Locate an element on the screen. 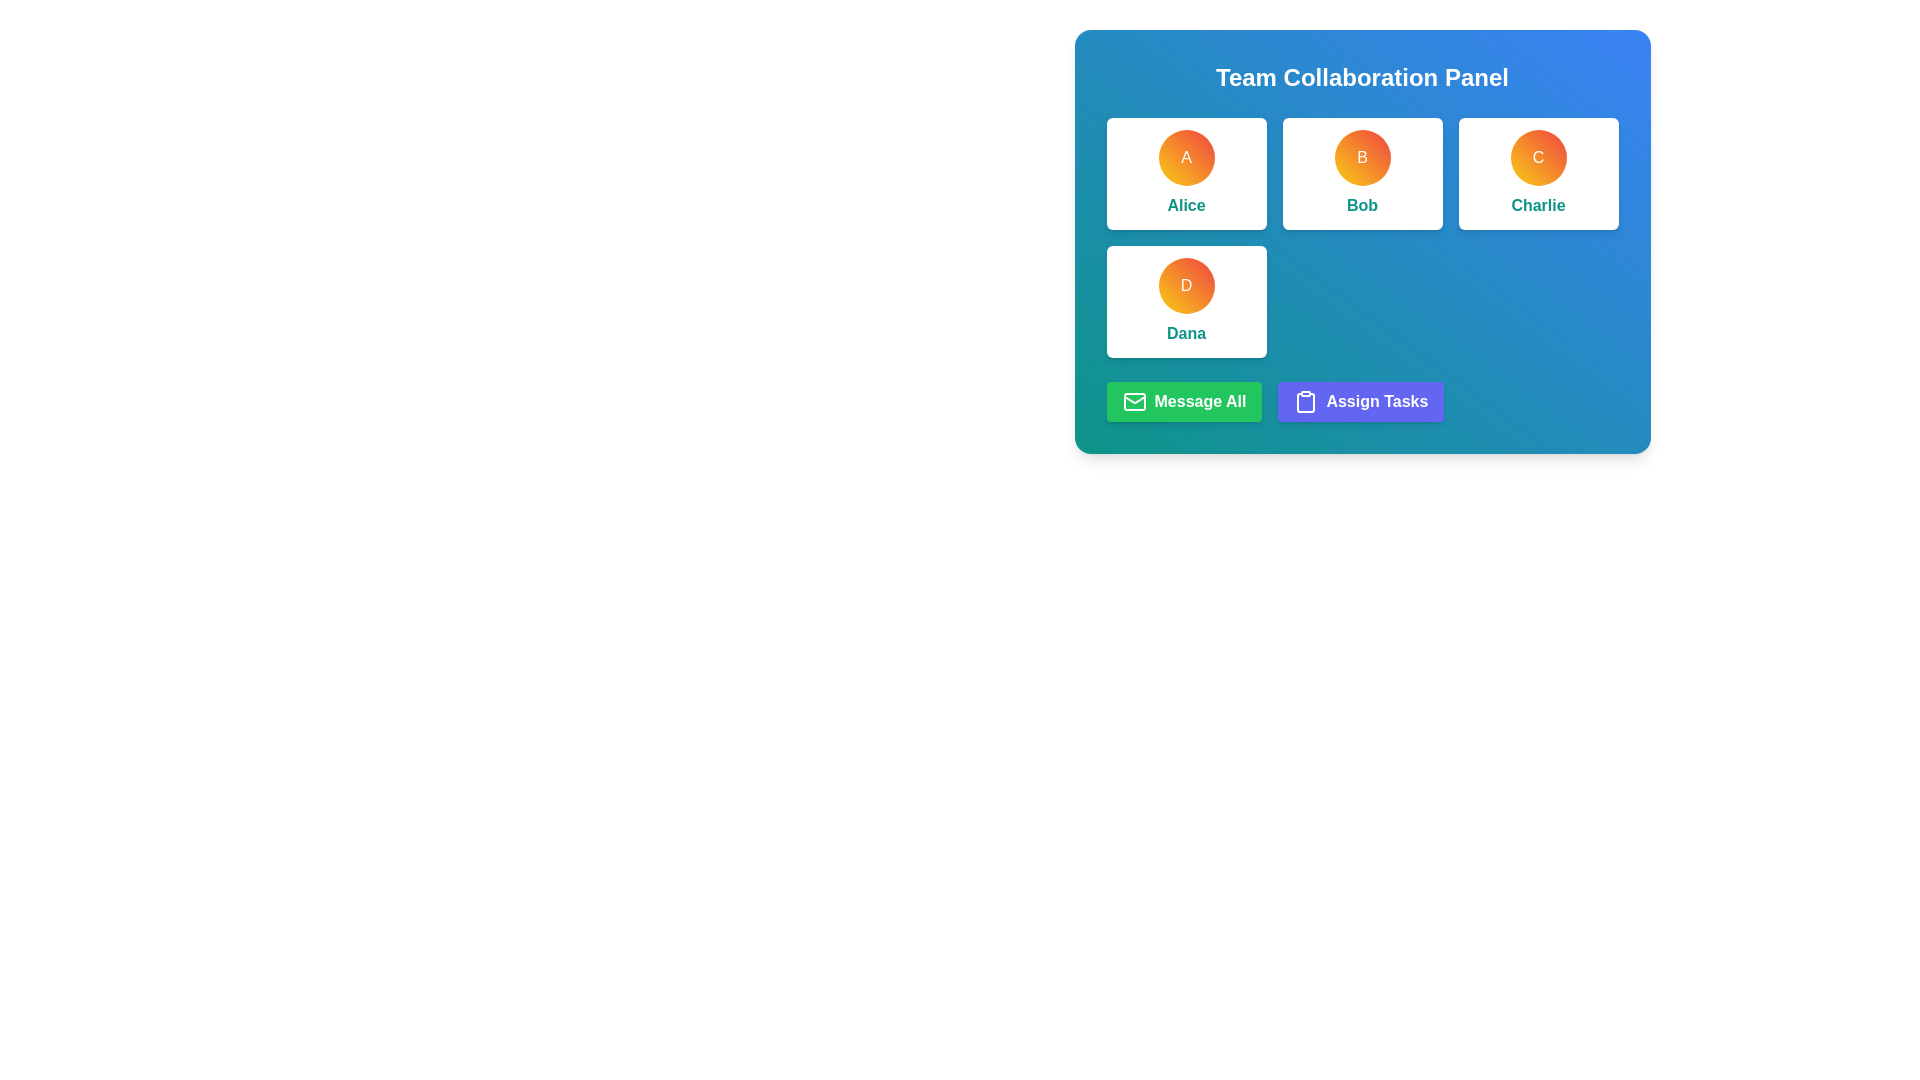  the green 'Message All' button with a white envelope icon is located at coordinates (1184, 401).